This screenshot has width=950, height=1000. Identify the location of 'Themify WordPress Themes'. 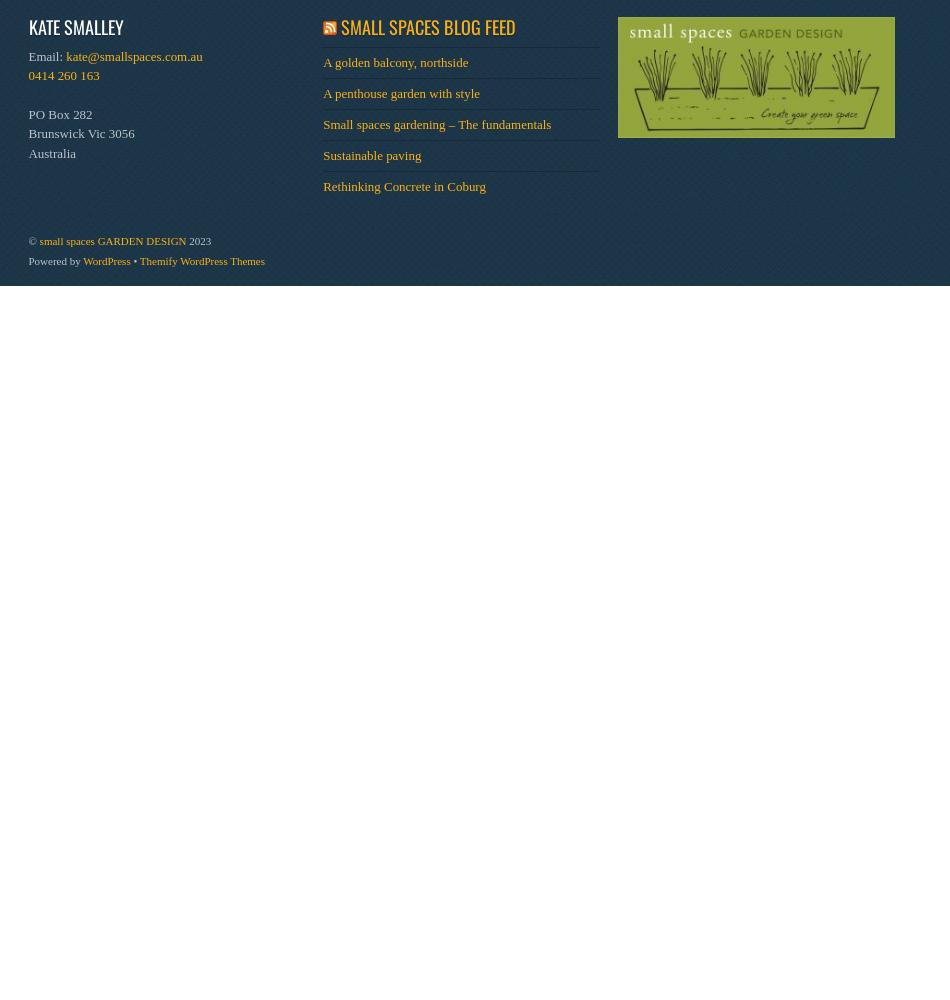
(201, 260).